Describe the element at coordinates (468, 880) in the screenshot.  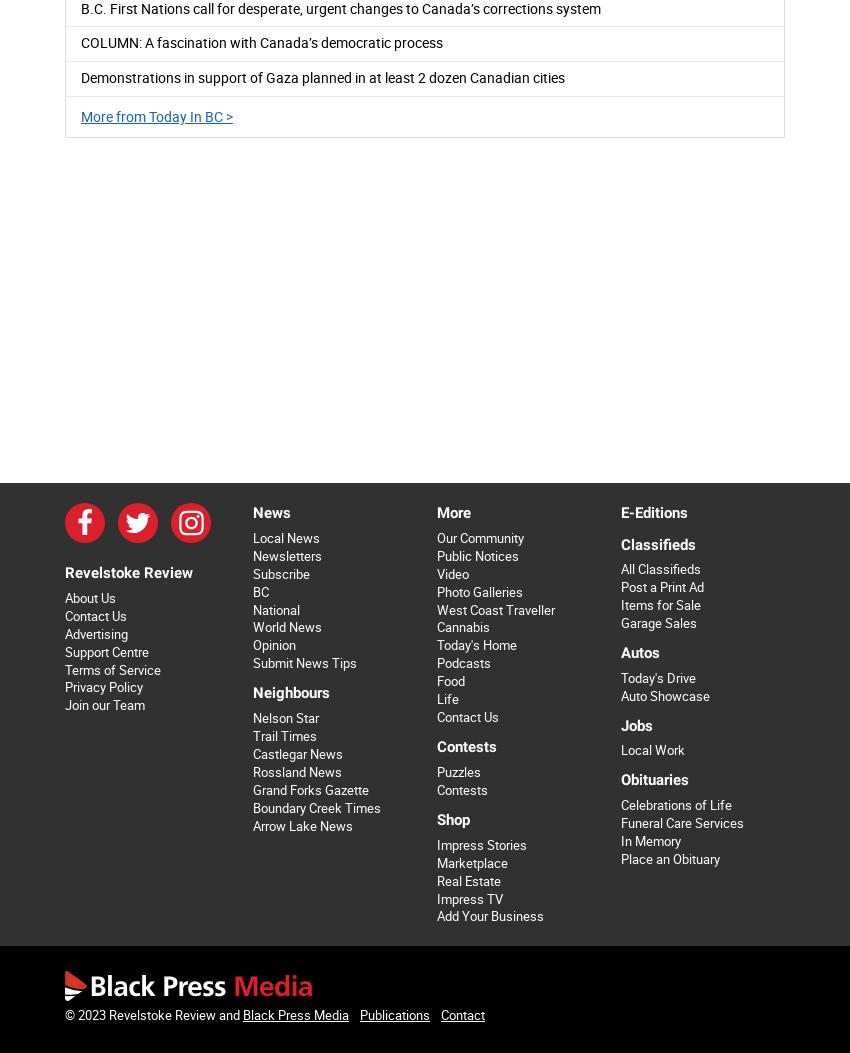
I see `'Real Estate'` at that location.